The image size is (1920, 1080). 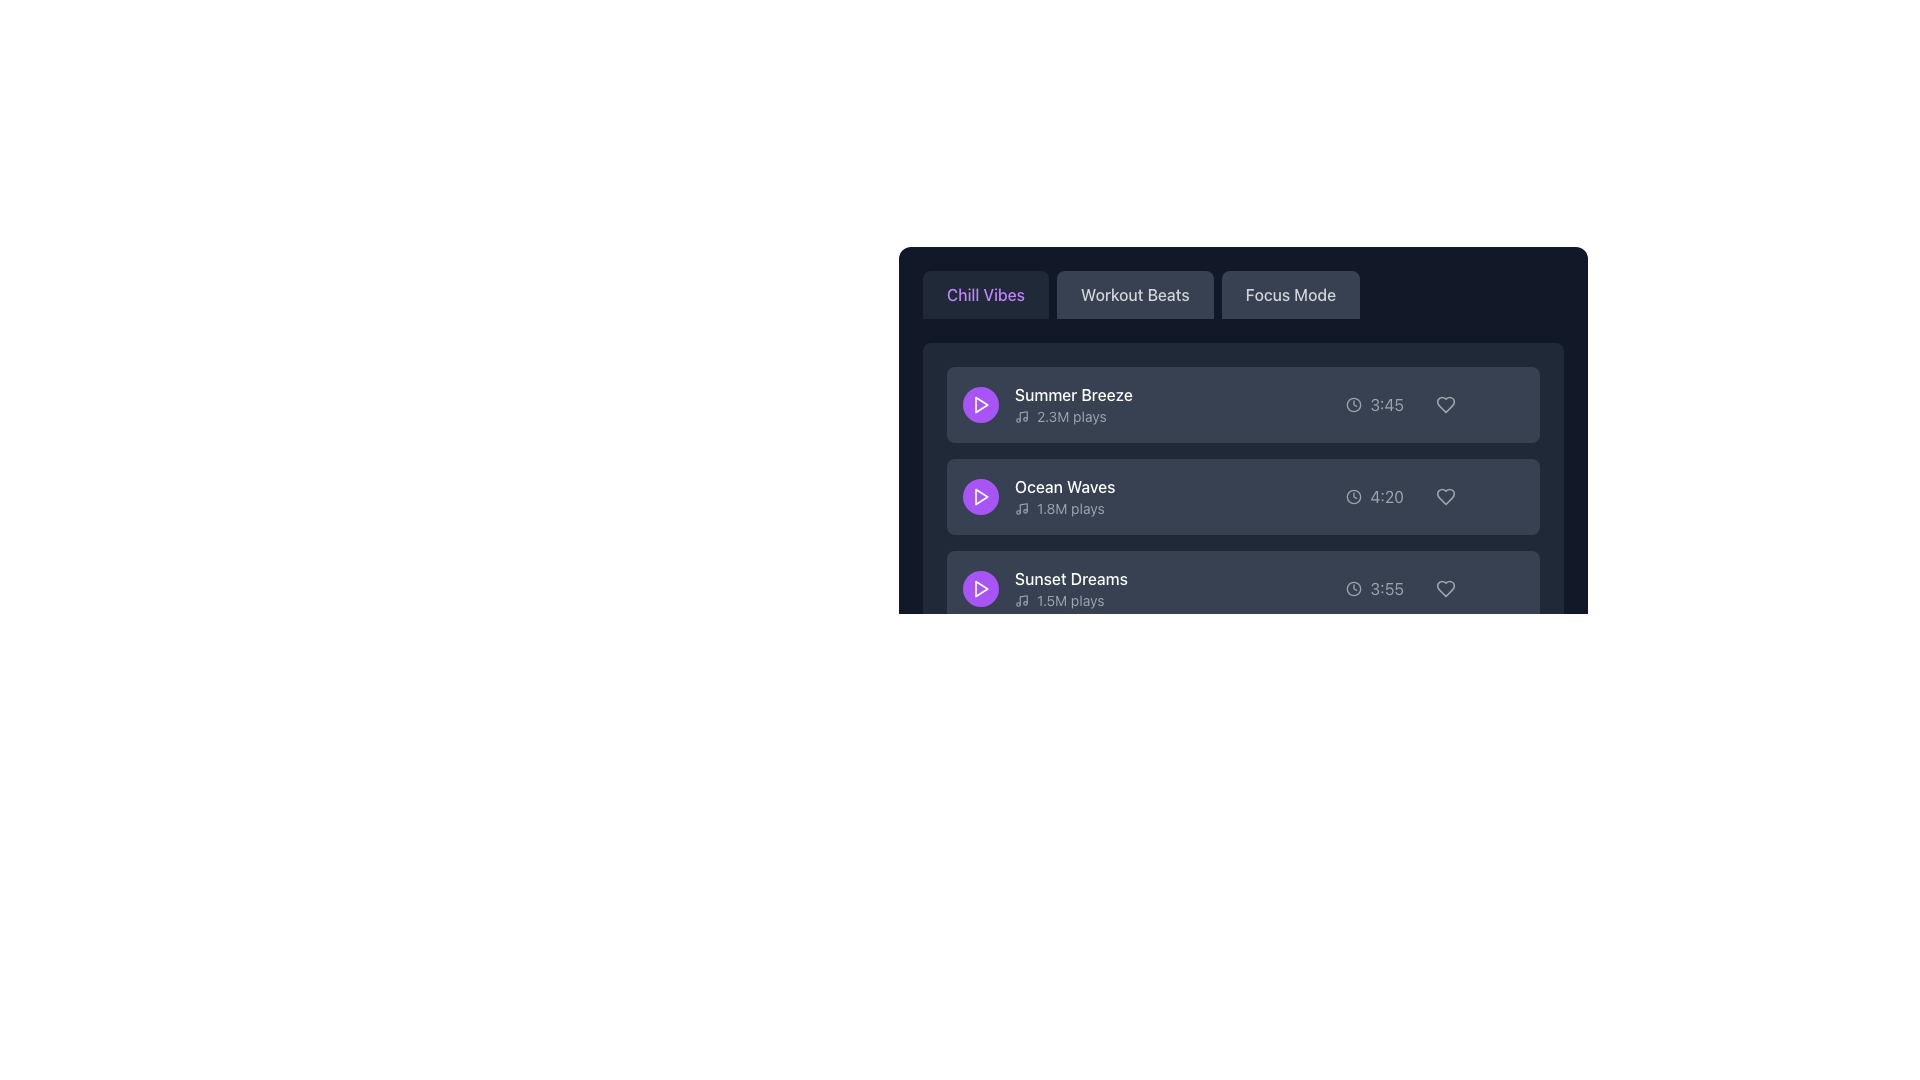 I want to click on the small gray music note icon, which is located to the left of the text '1.8M plays' under the 'Chill Vibes' section, associated with the 'Ocean Waves' track, so click(x=1022, y=508).